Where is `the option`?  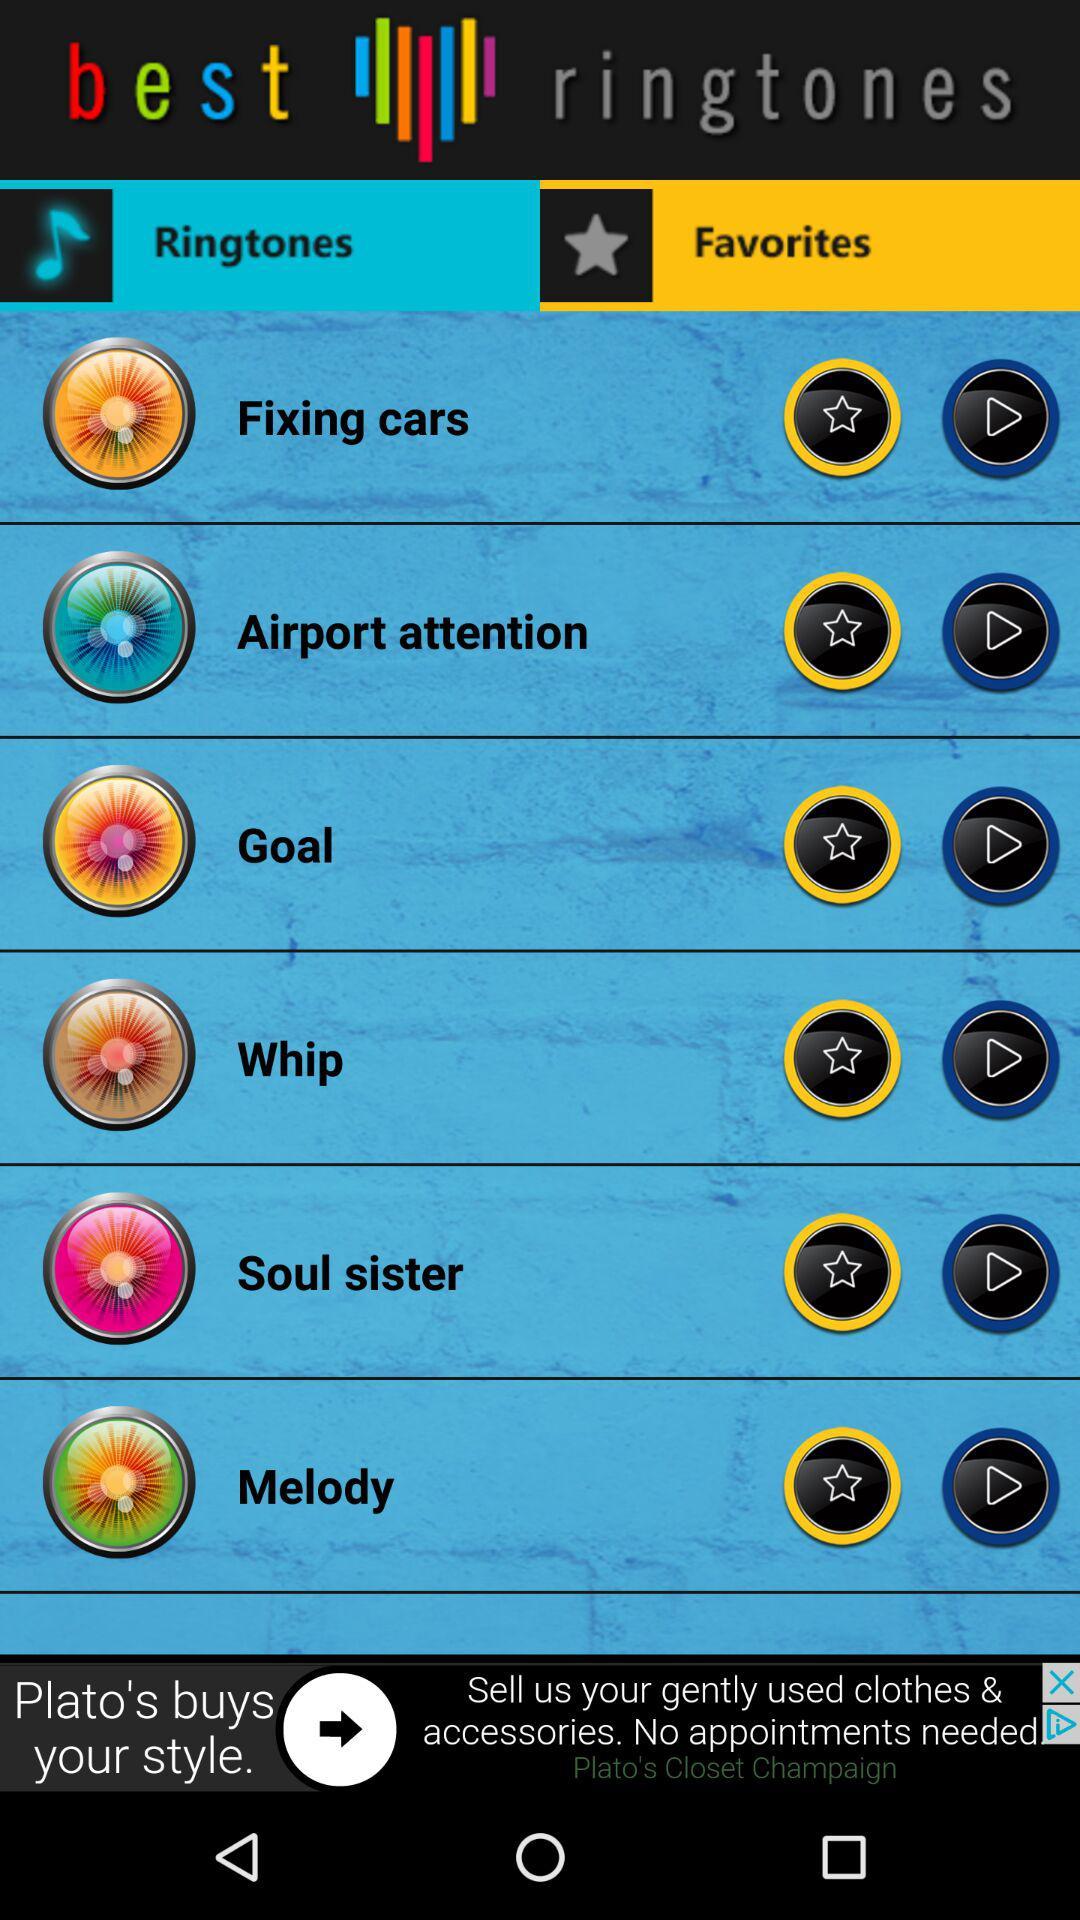 the option is located at coordinates (1000, 415).